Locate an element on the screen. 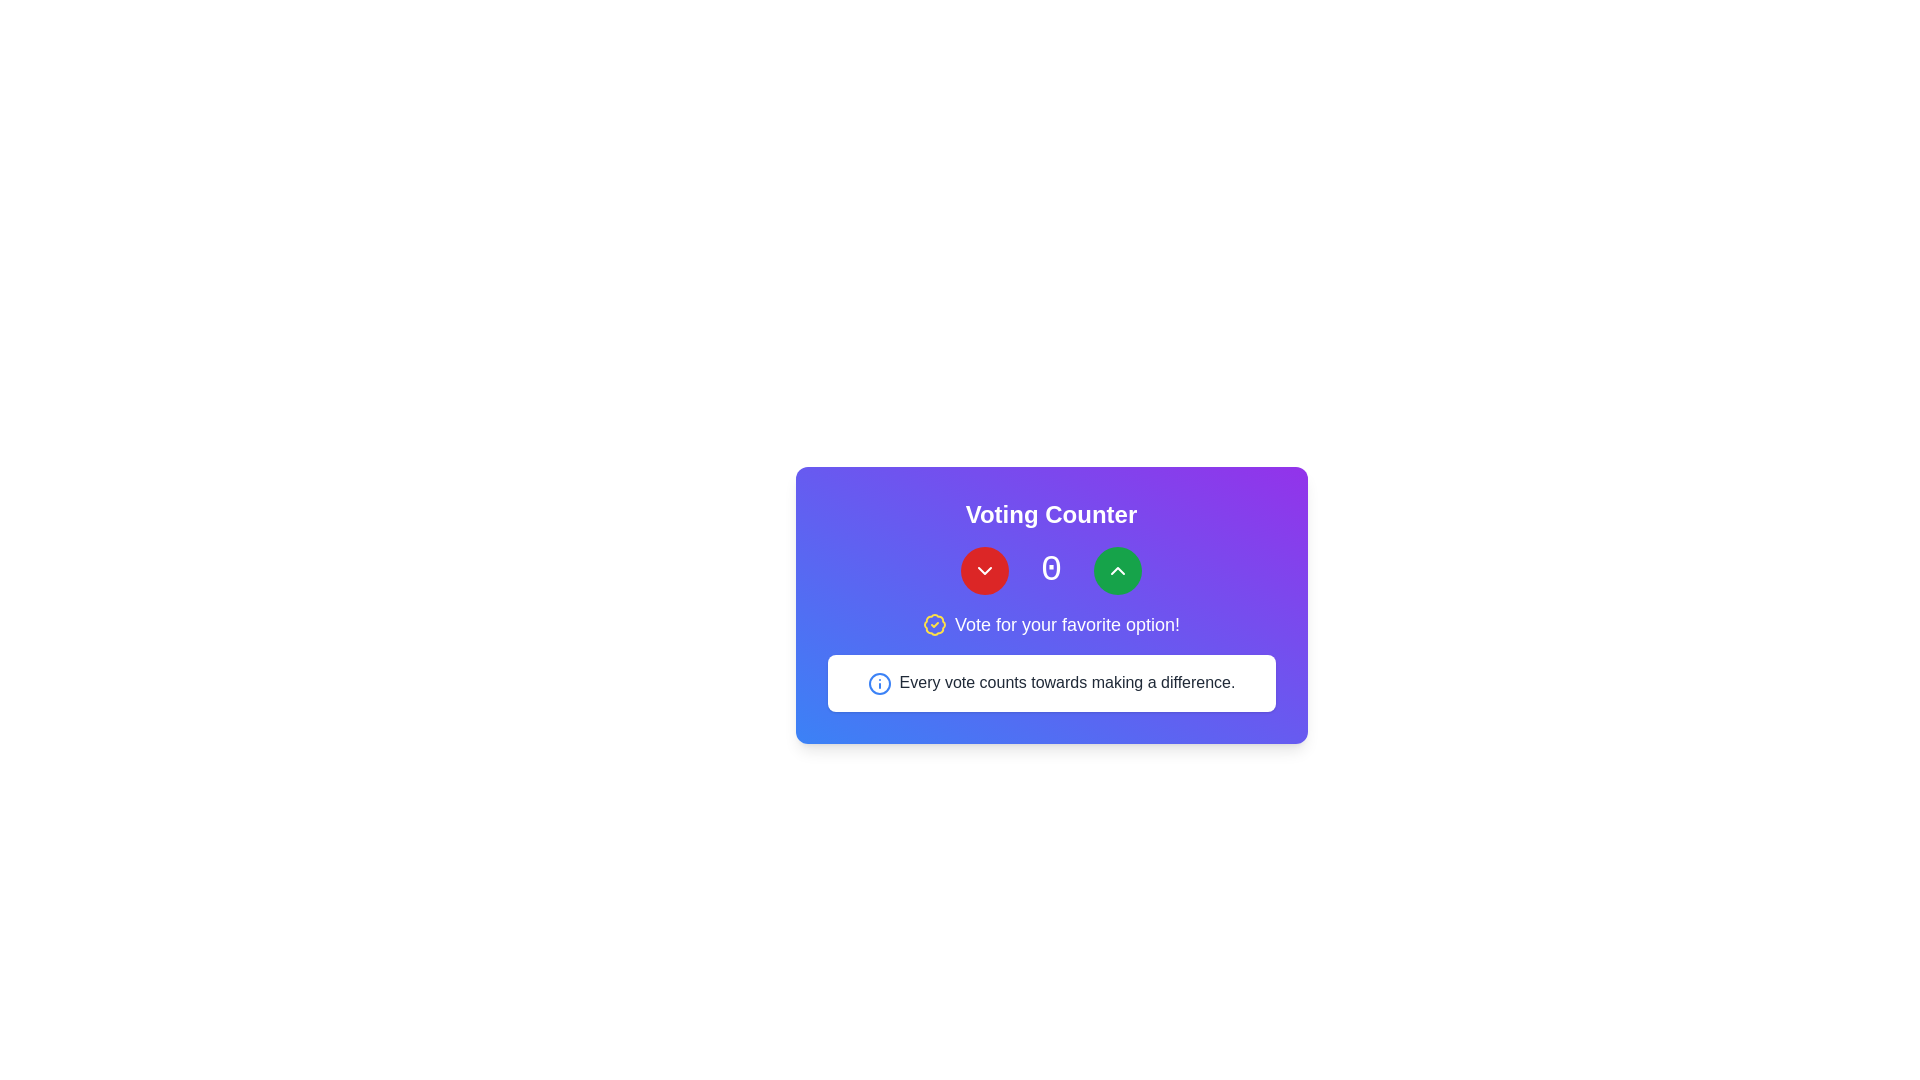  the Decorative text with an accompanying icon that prompts users to engage with the voting process, which is located below the numeric counter and above an informational box is located at coordinates (1050, 623).